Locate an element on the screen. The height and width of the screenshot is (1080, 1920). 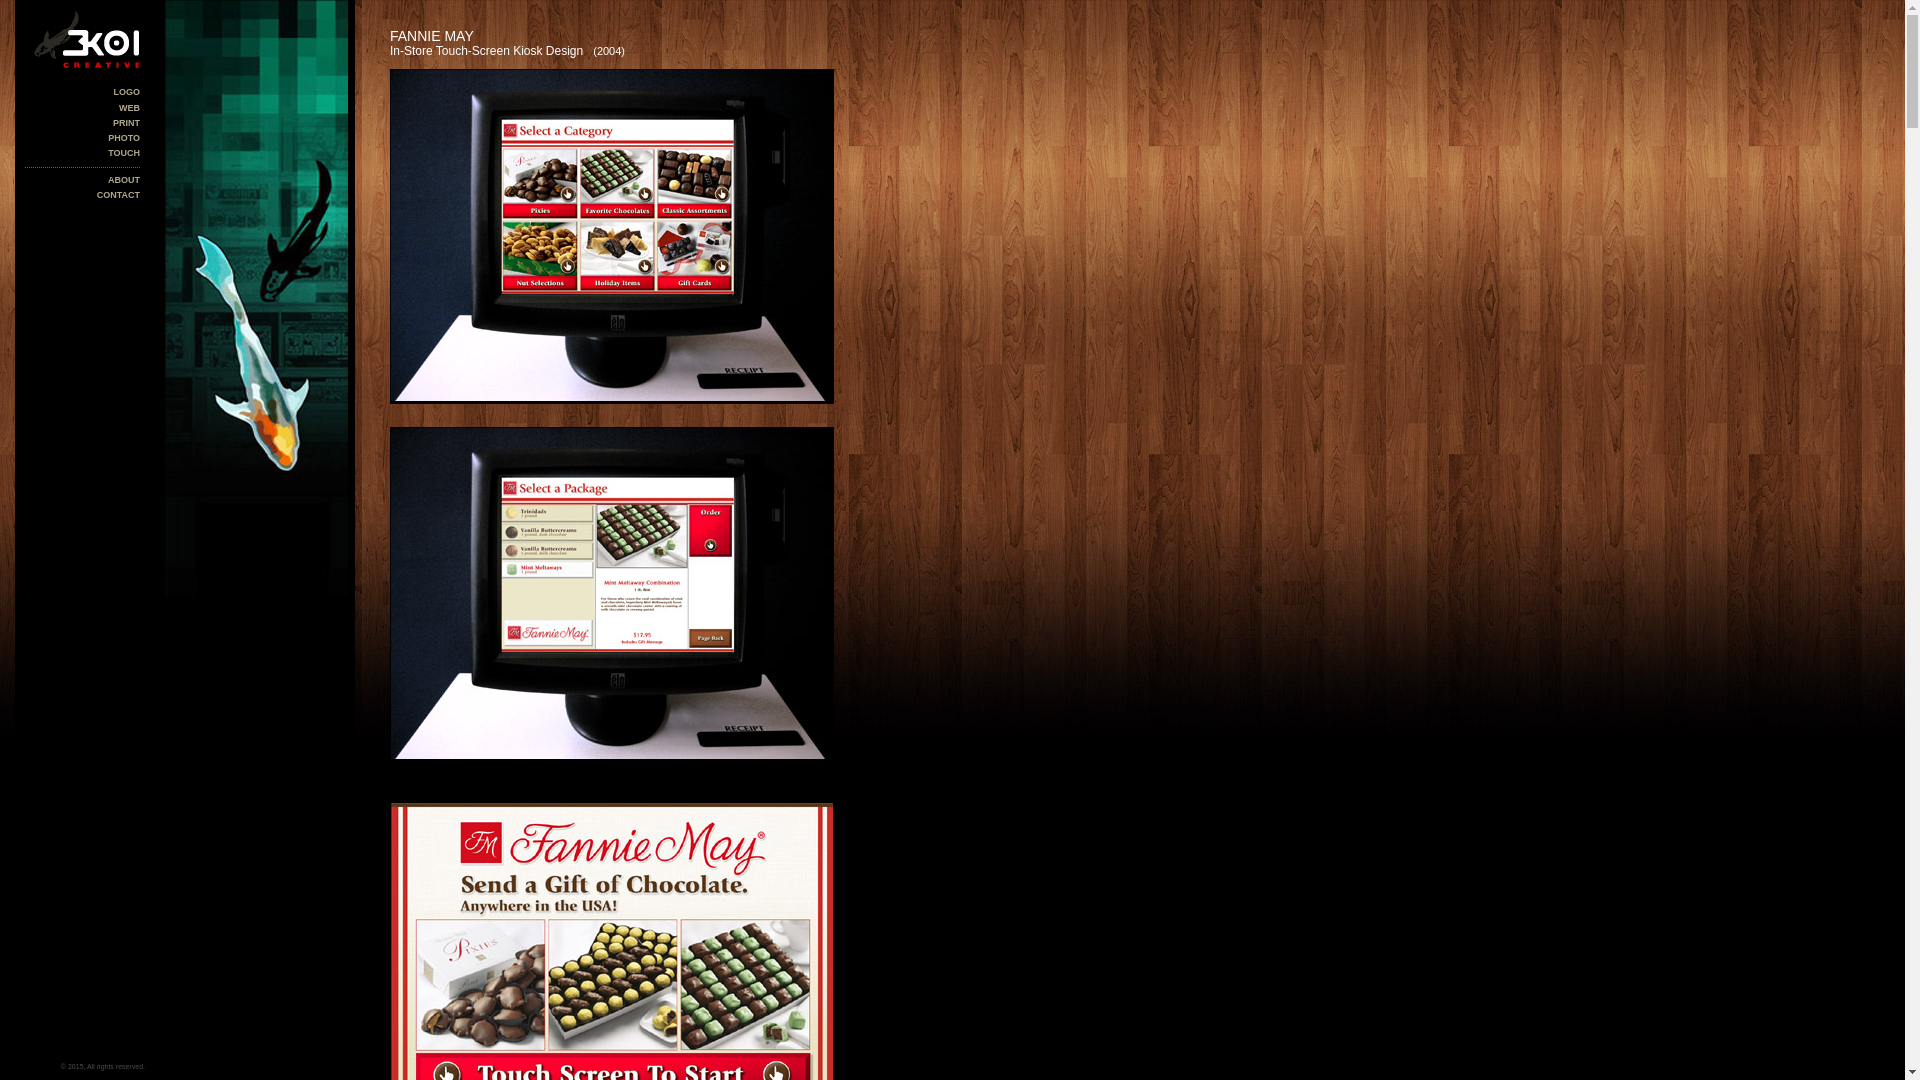
'ABOUT' is located at coordinates (123, 180).